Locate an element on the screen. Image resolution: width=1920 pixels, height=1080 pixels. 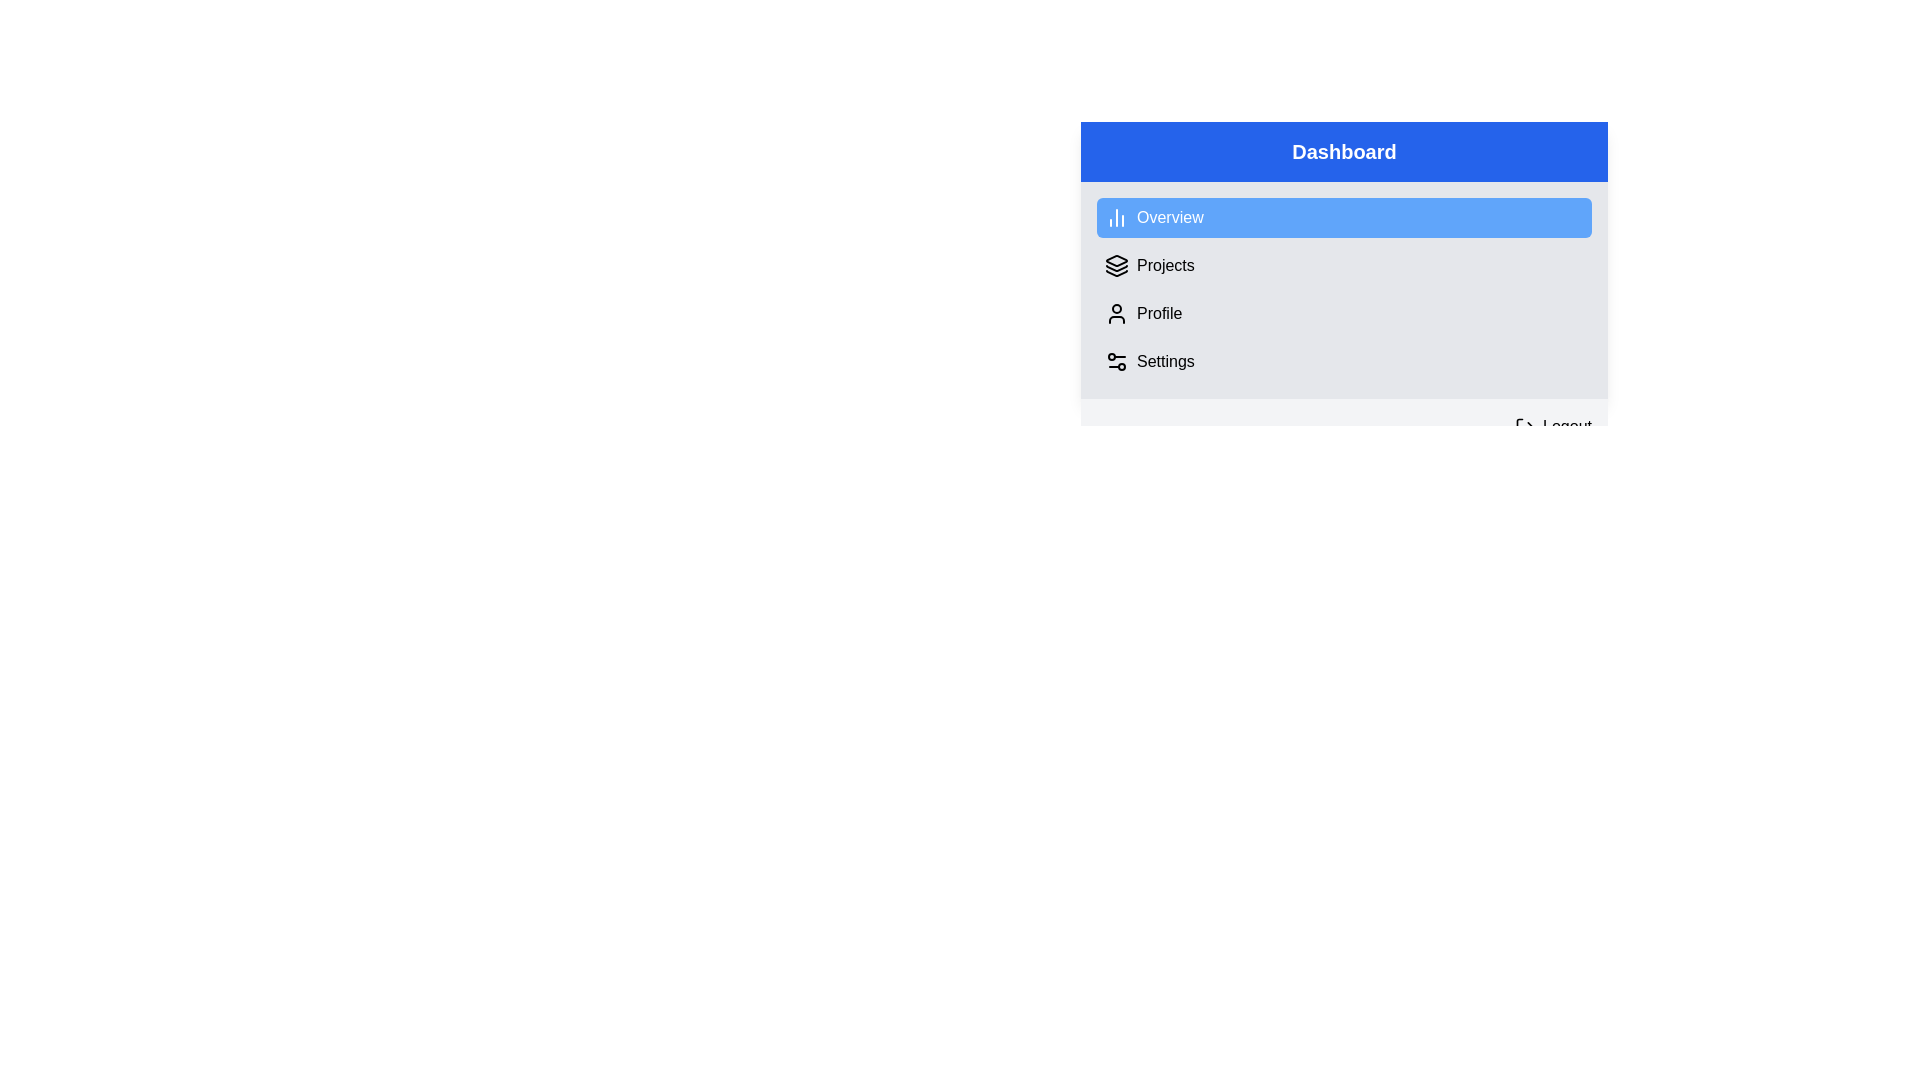
the 'Projects' icon in the sidebar menu of the 'Dashboard', which serves as an indicative icon for the 'Projects' menu item is located at coordinates (1116, 265).